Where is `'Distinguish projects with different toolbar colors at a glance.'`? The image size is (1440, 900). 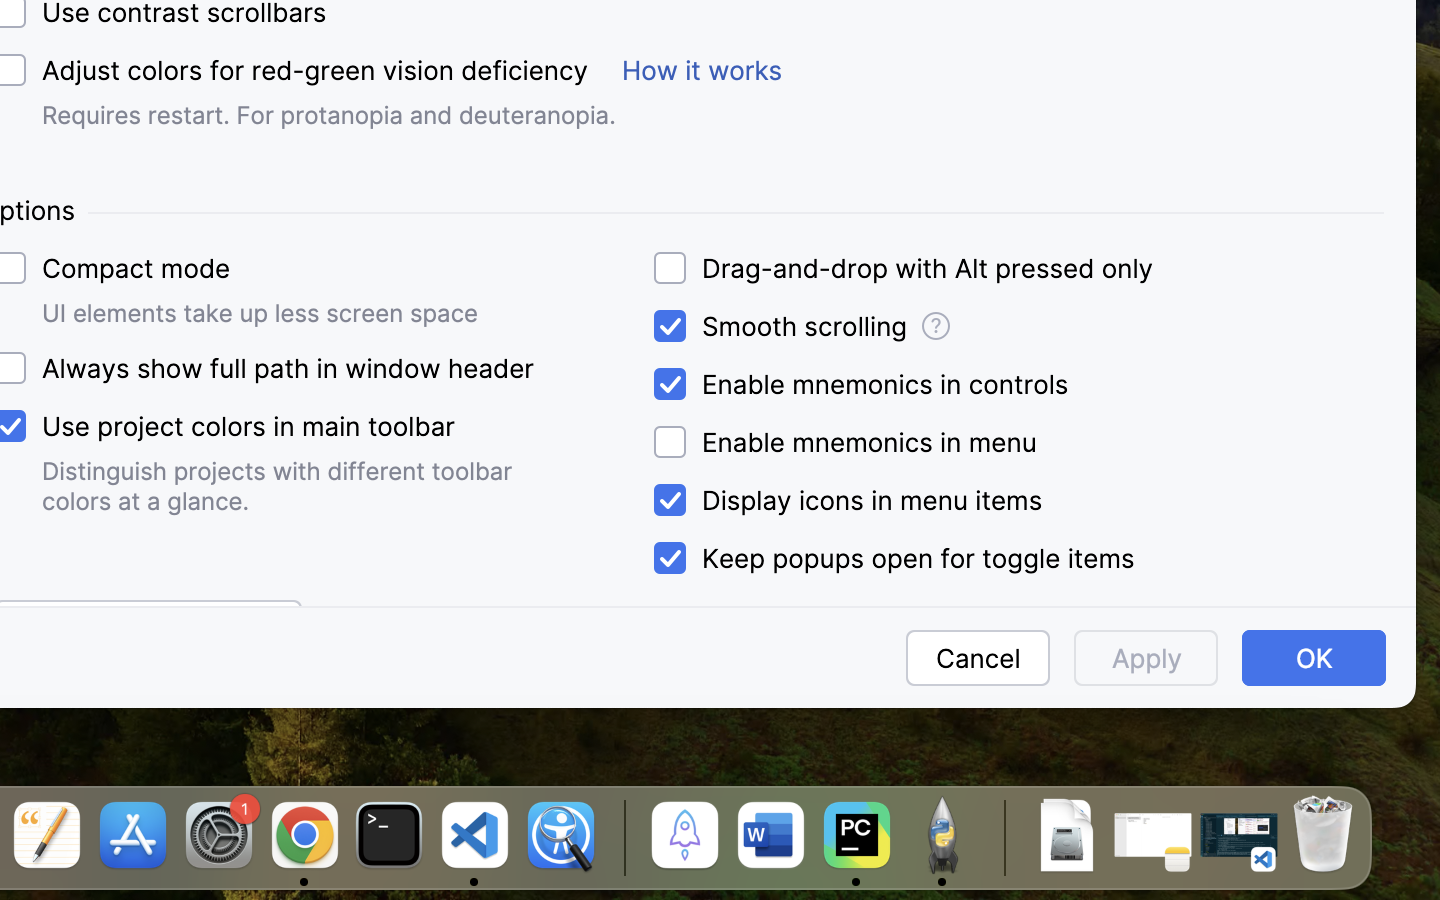 'Distinguish projects with different toolbar colors at a glance.' is located at coordinates (280, 485).